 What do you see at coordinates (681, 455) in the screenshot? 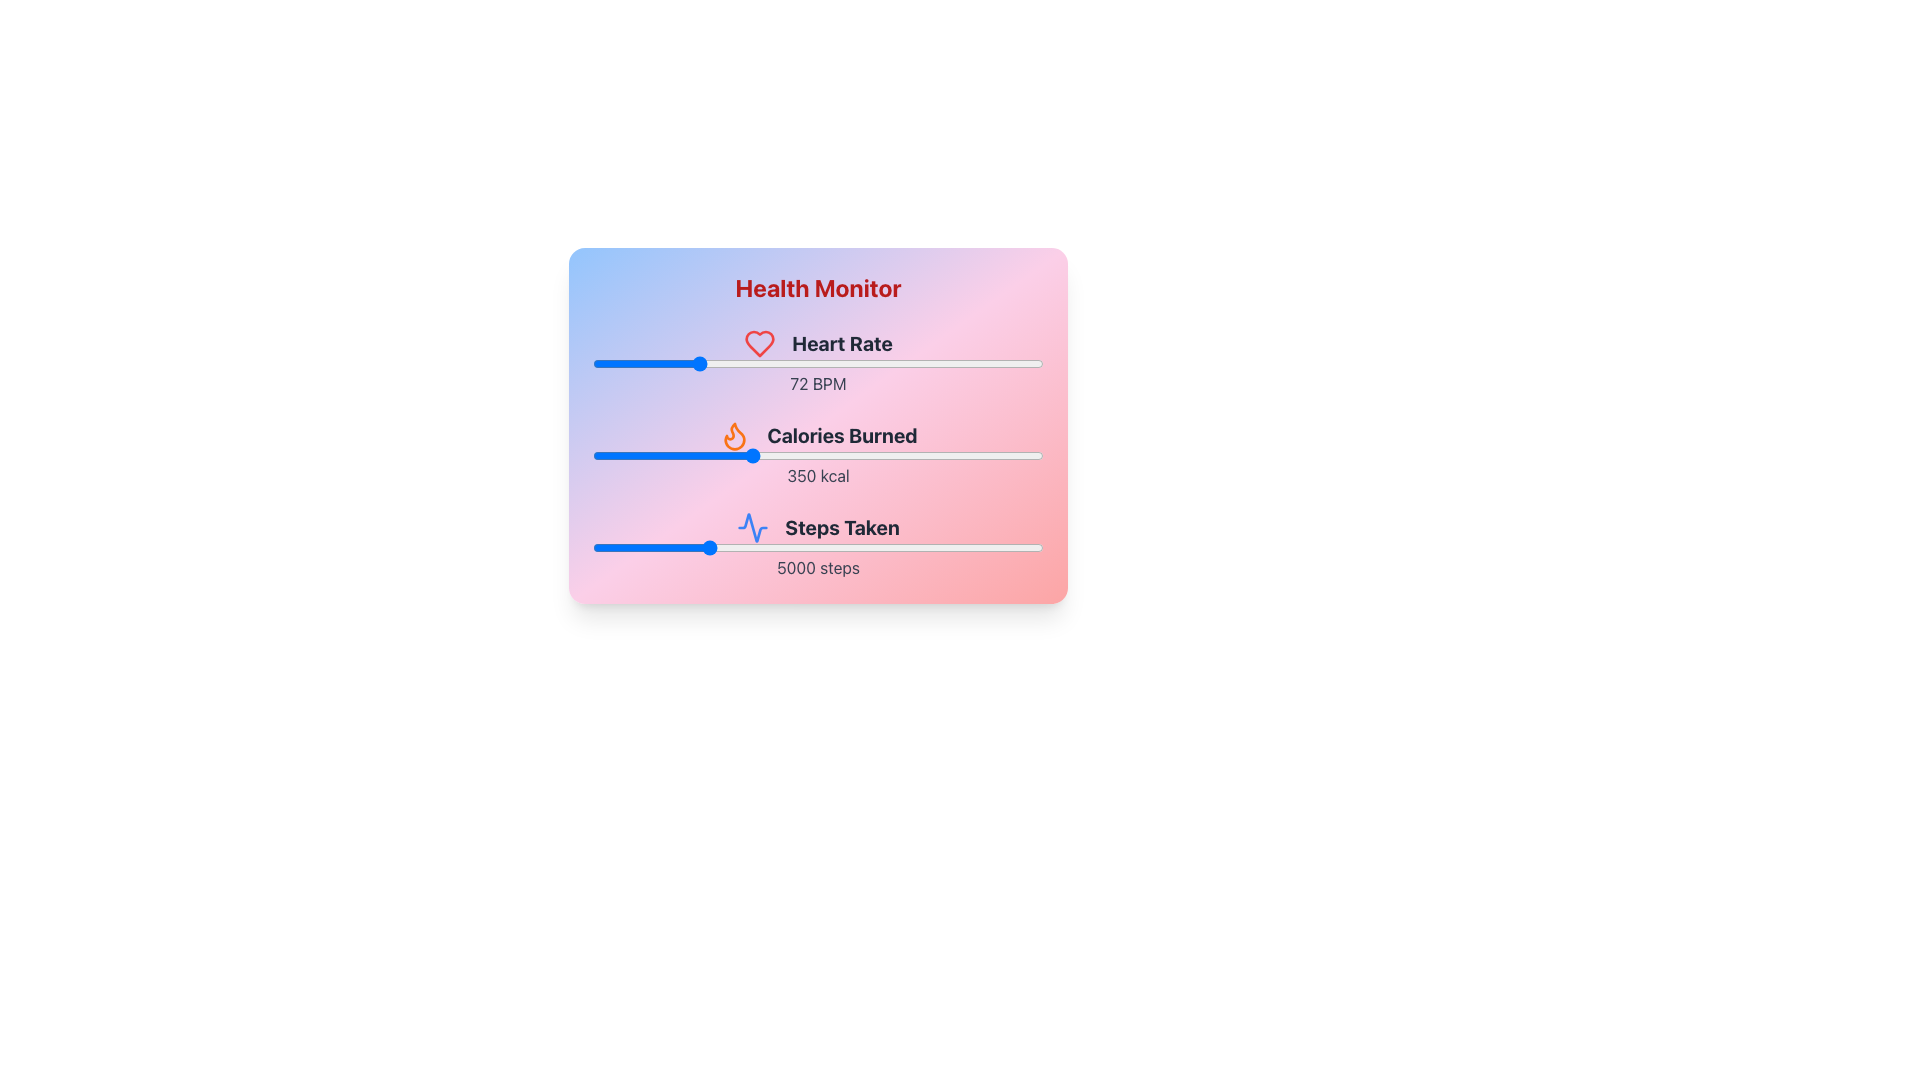
I see `the calories burned slider` at bounding box center [681, 455].